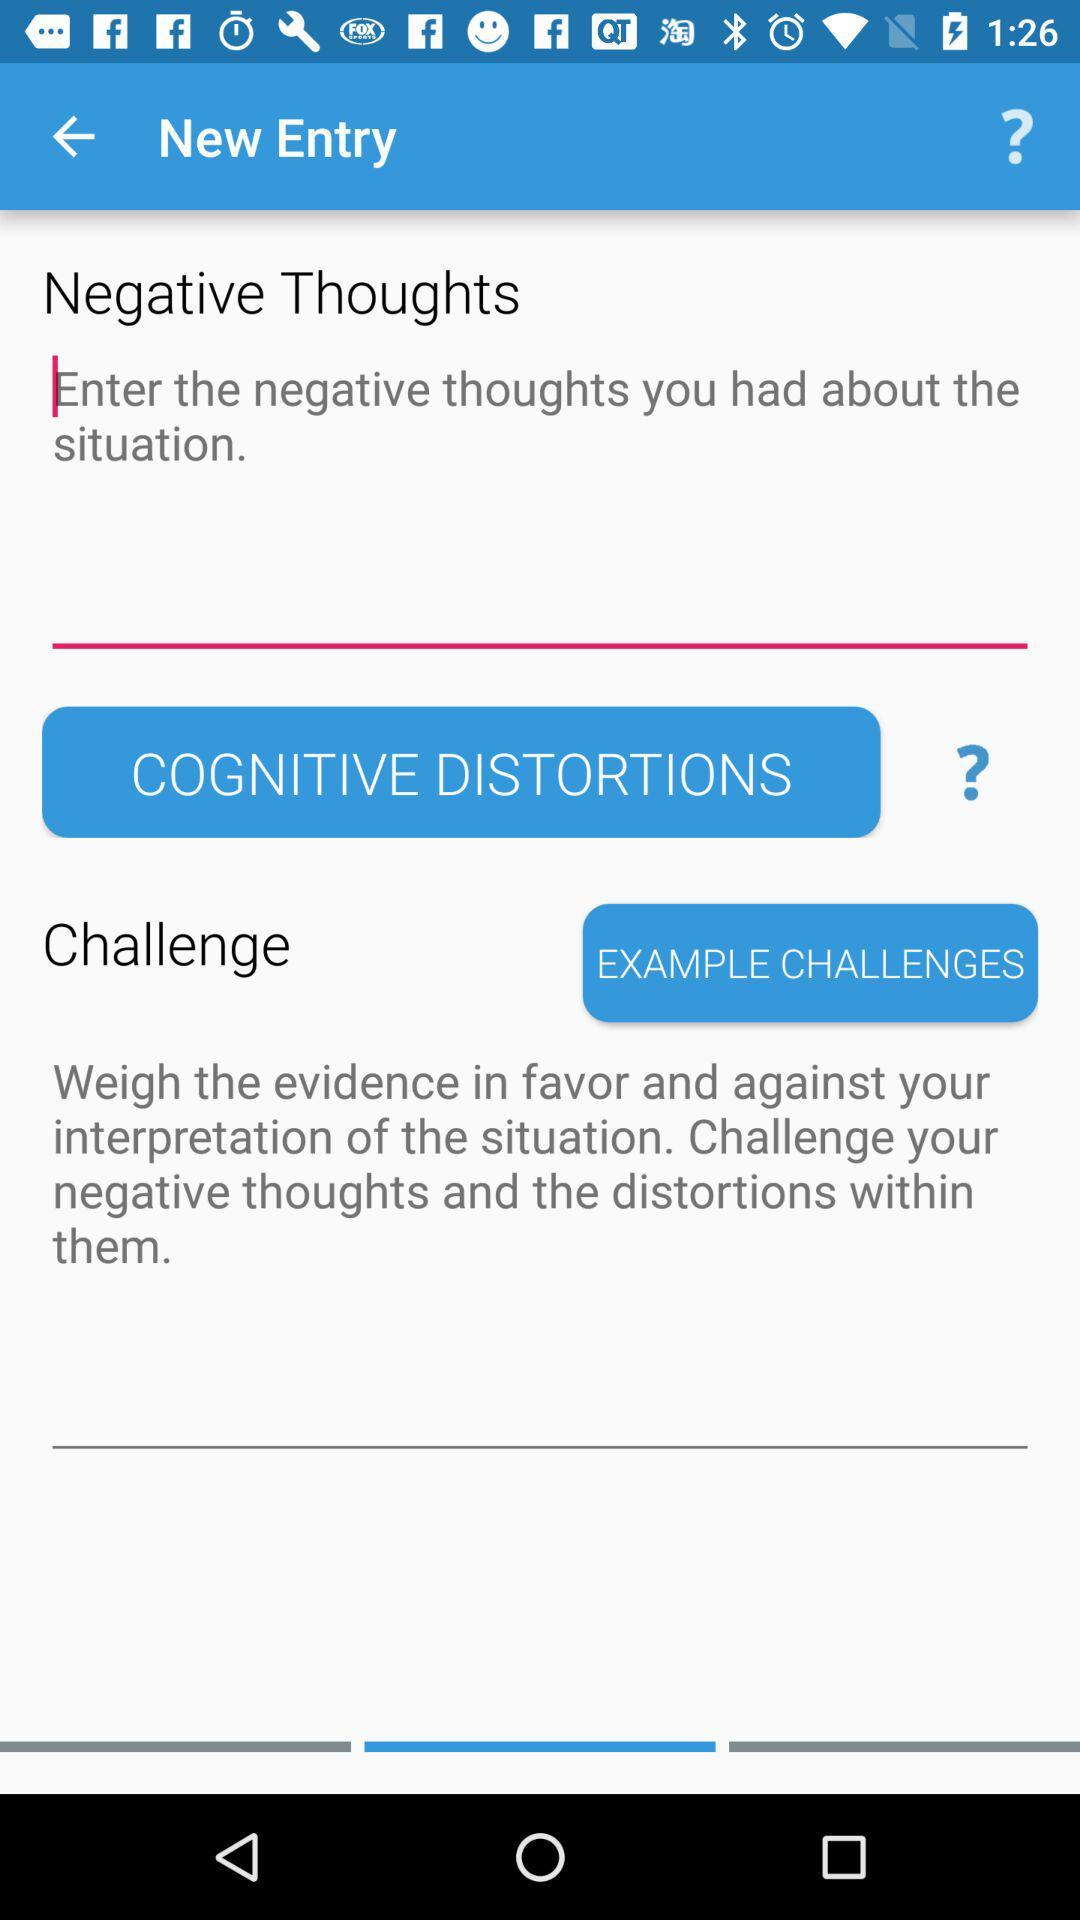  Describe the element at coordinates (971, 771) in the screenshot. I see `icon to the right of cognitive distortions icon` at that location.